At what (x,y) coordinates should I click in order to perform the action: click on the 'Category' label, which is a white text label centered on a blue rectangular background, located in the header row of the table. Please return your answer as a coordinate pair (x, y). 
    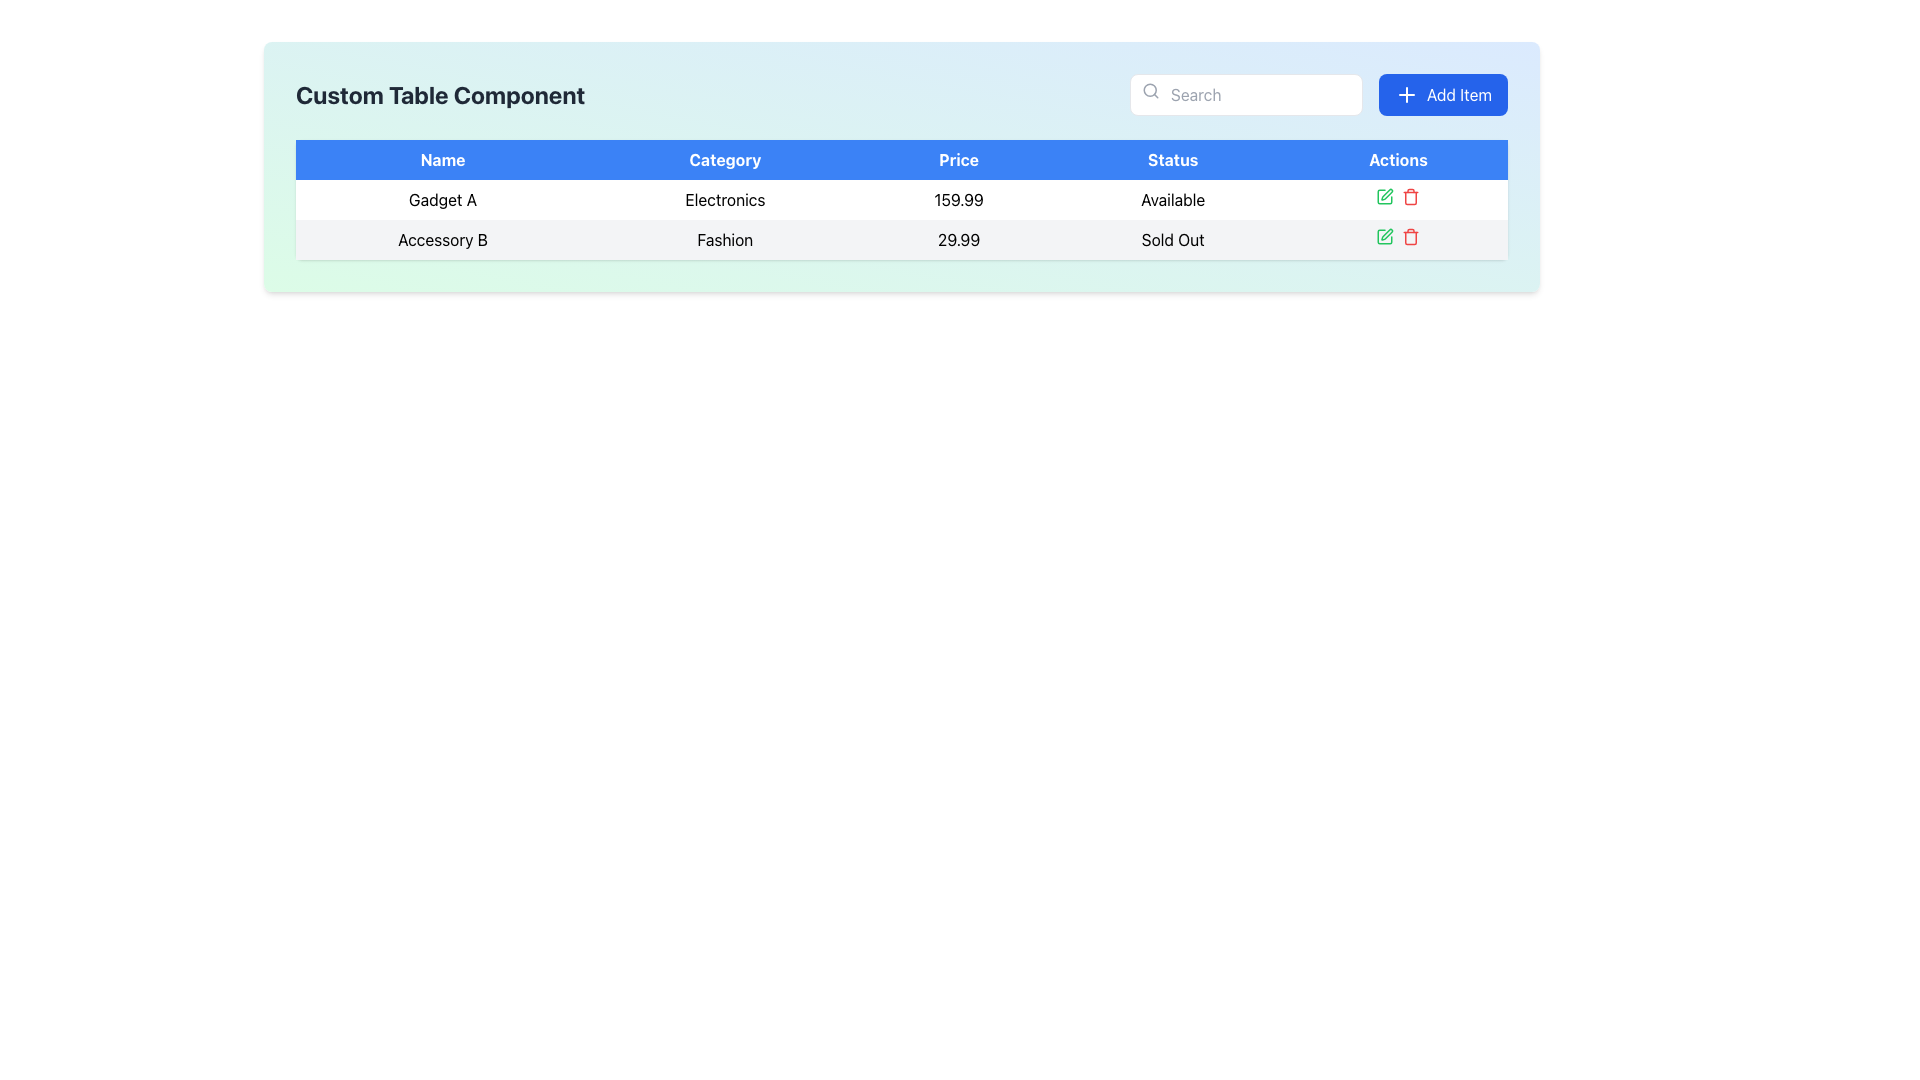
    Looking at the image, I should click on (724, 158).